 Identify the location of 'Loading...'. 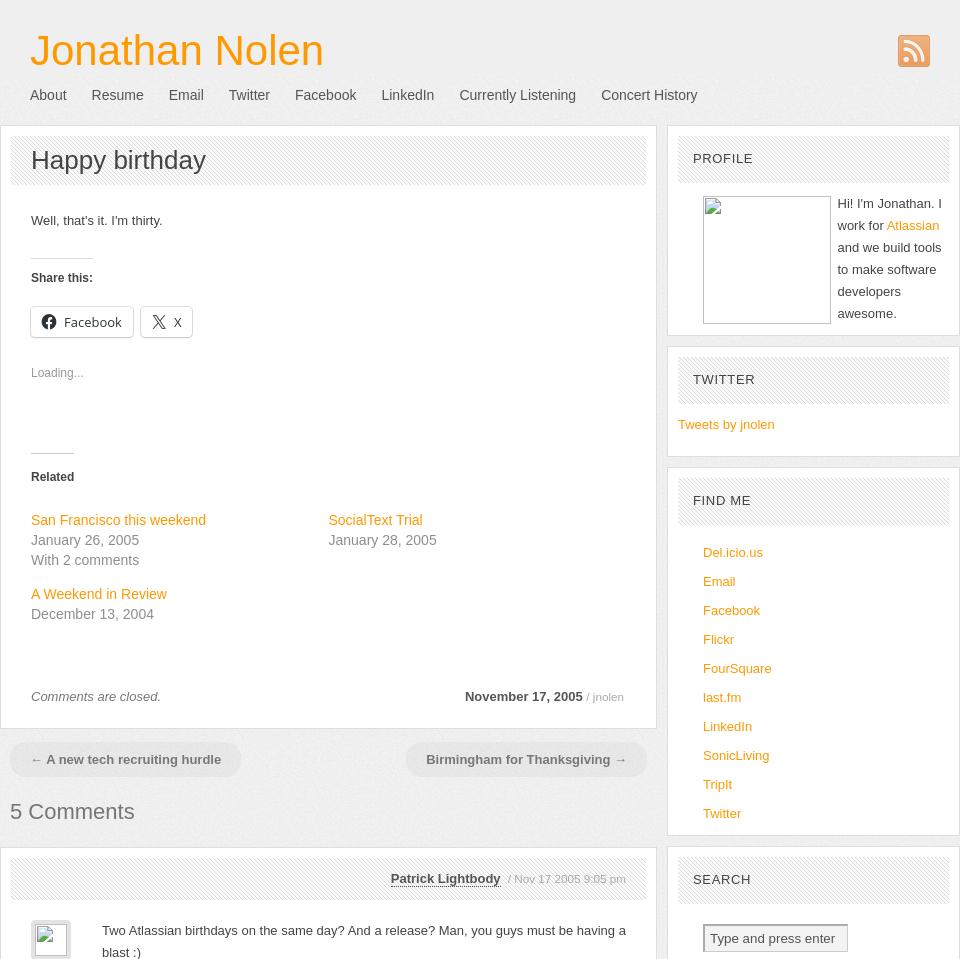
(56, 372).